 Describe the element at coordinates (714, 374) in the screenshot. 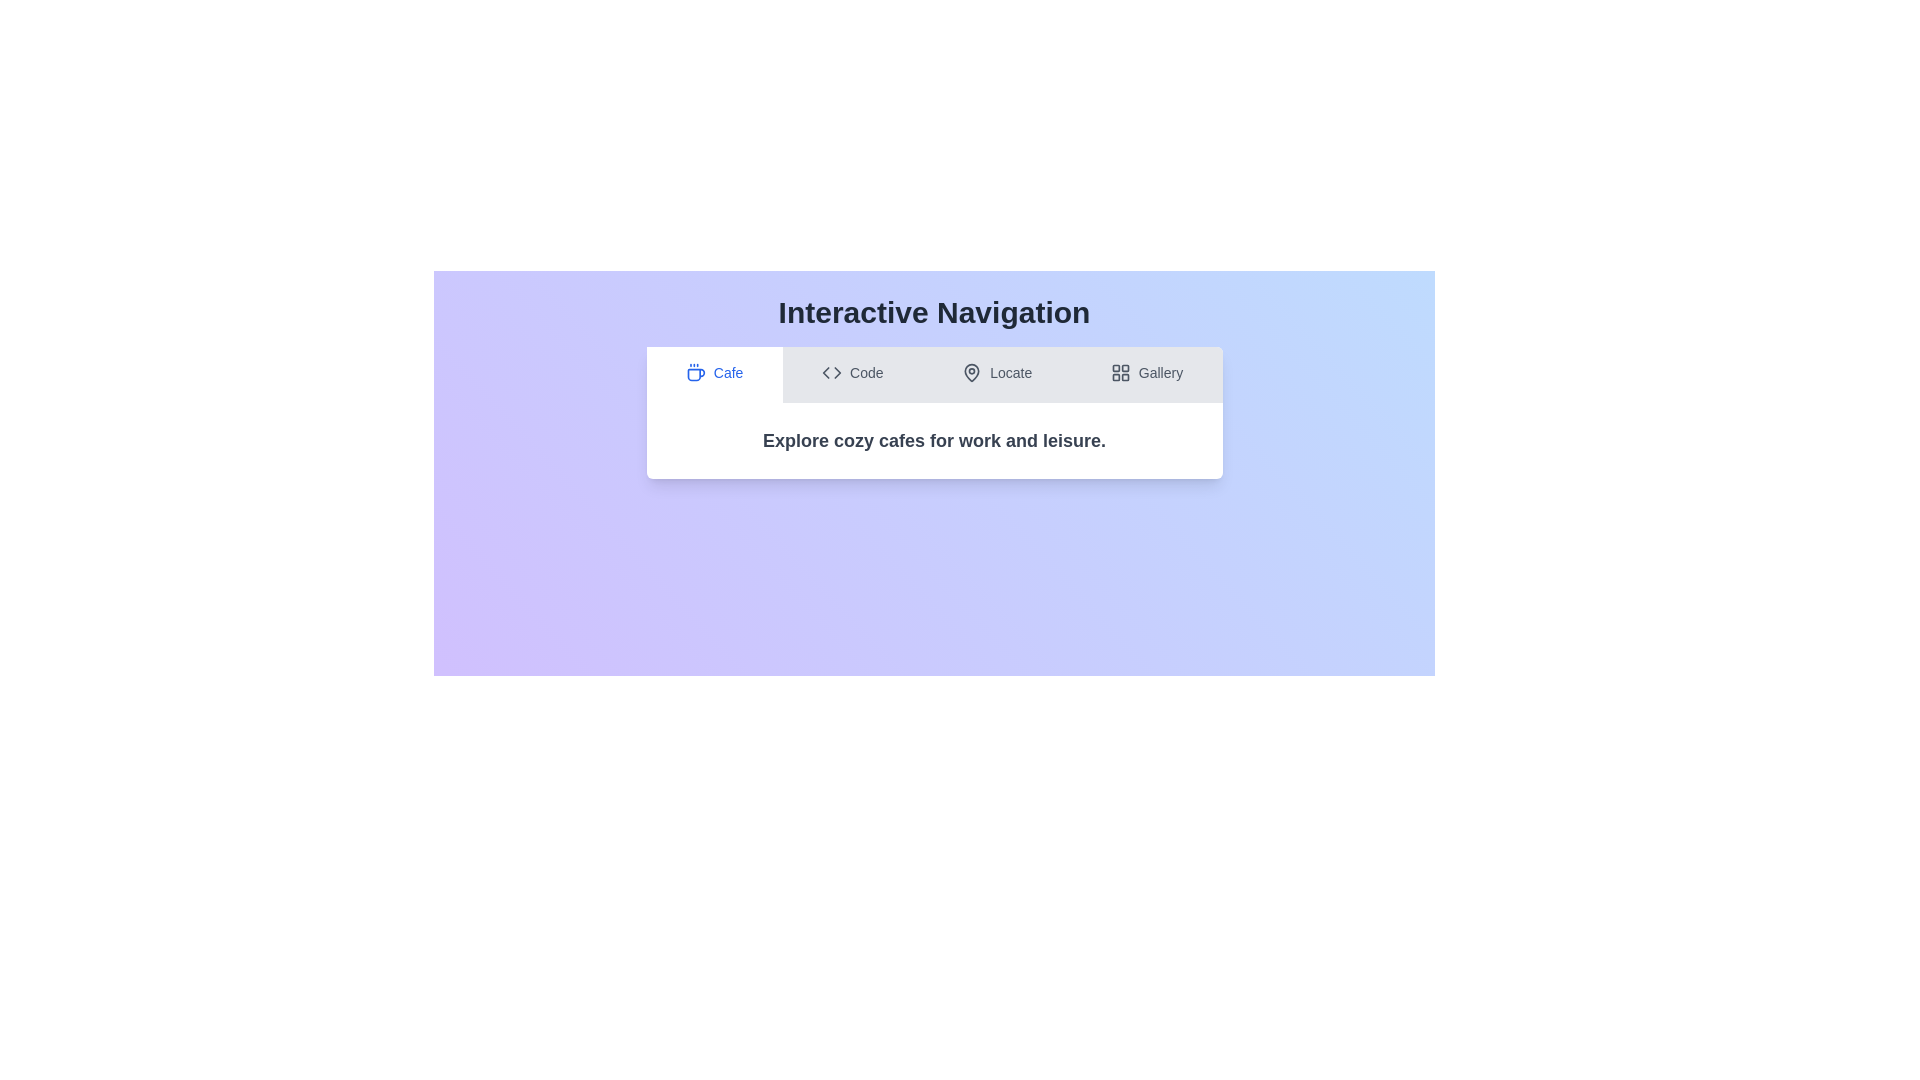

I see `the tab labeled Cafe` at that location.